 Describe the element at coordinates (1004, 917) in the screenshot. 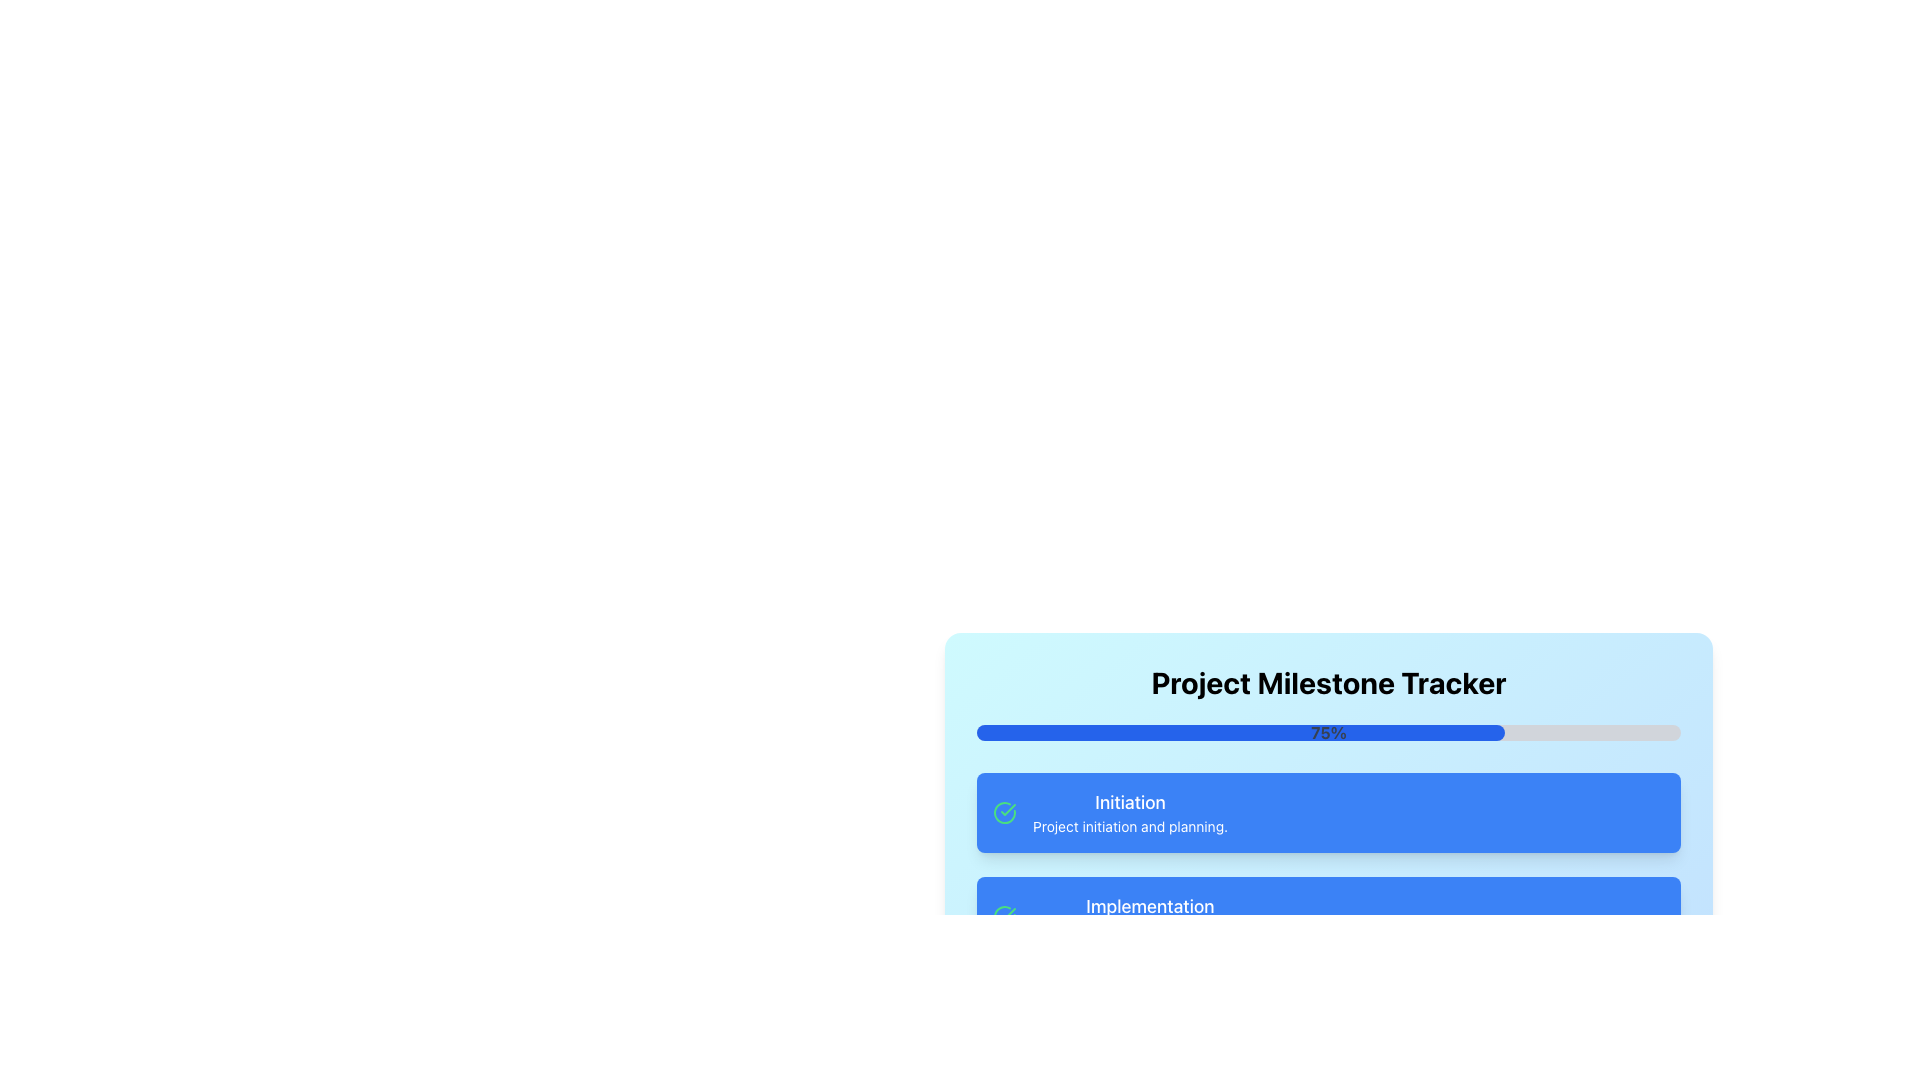

I see `the green checkmark icon indicating completion within the Implementation milestone section, positioned to the left of the Implementation text` at that location.